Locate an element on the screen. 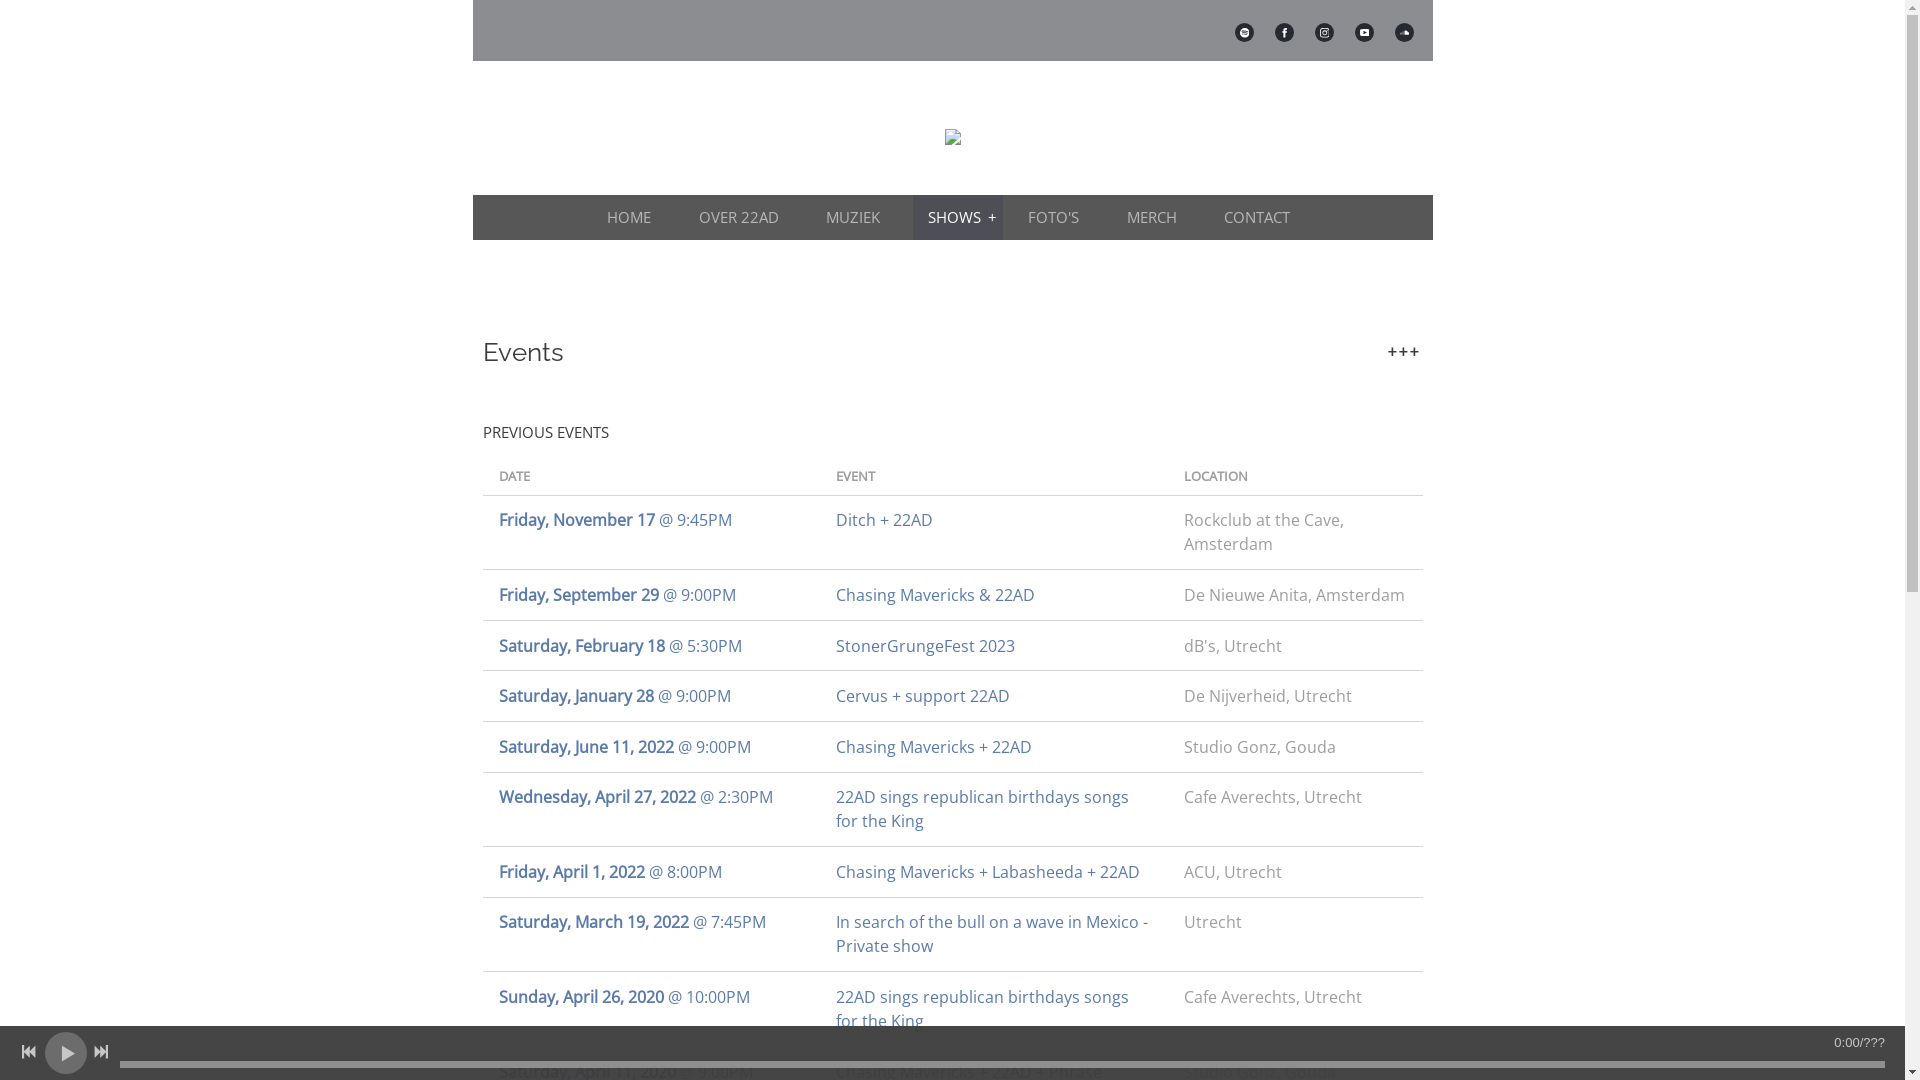 Image resolution: width=1920 pixels, height=1080 pixels. 'SHOWS' is located at coordinates (957, 217).